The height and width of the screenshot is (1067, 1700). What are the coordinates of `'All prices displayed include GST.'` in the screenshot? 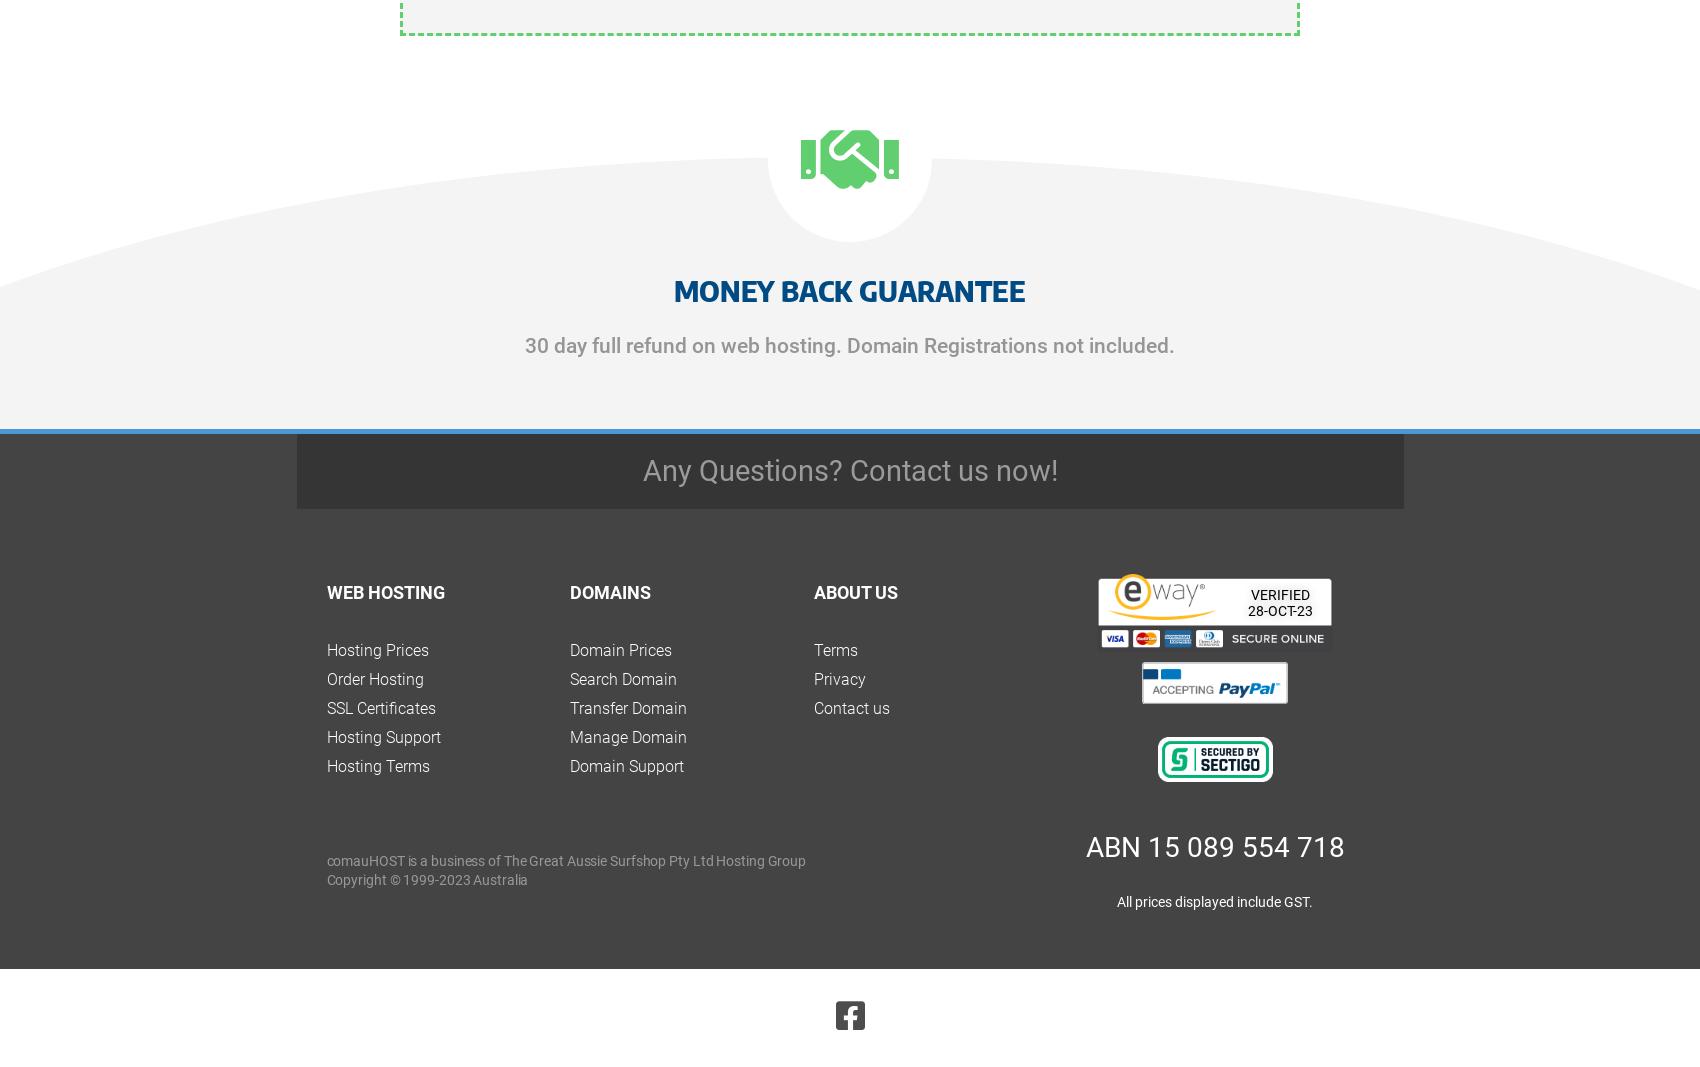 It's located at (1213, 900).